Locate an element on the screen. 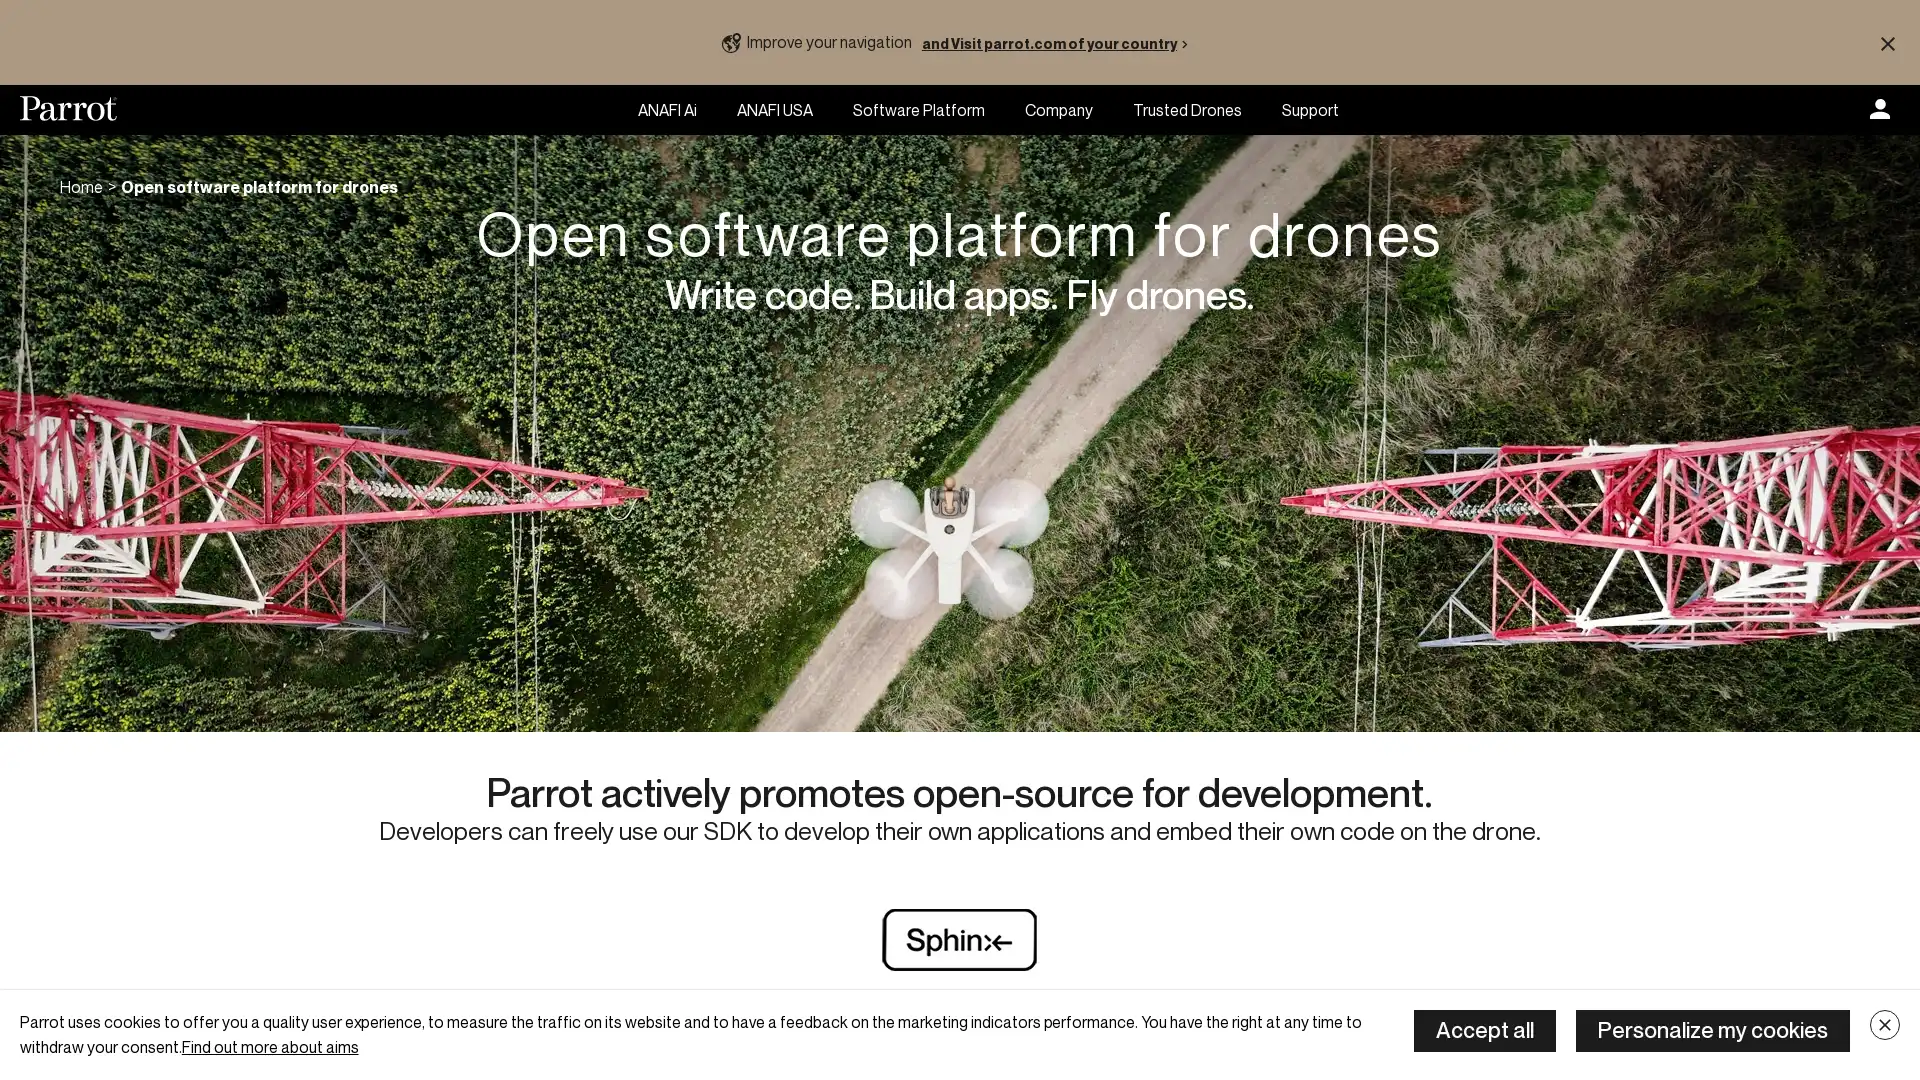 This screenshot has height=1080, width=1920. close is located at coordinates (1884, 1025).